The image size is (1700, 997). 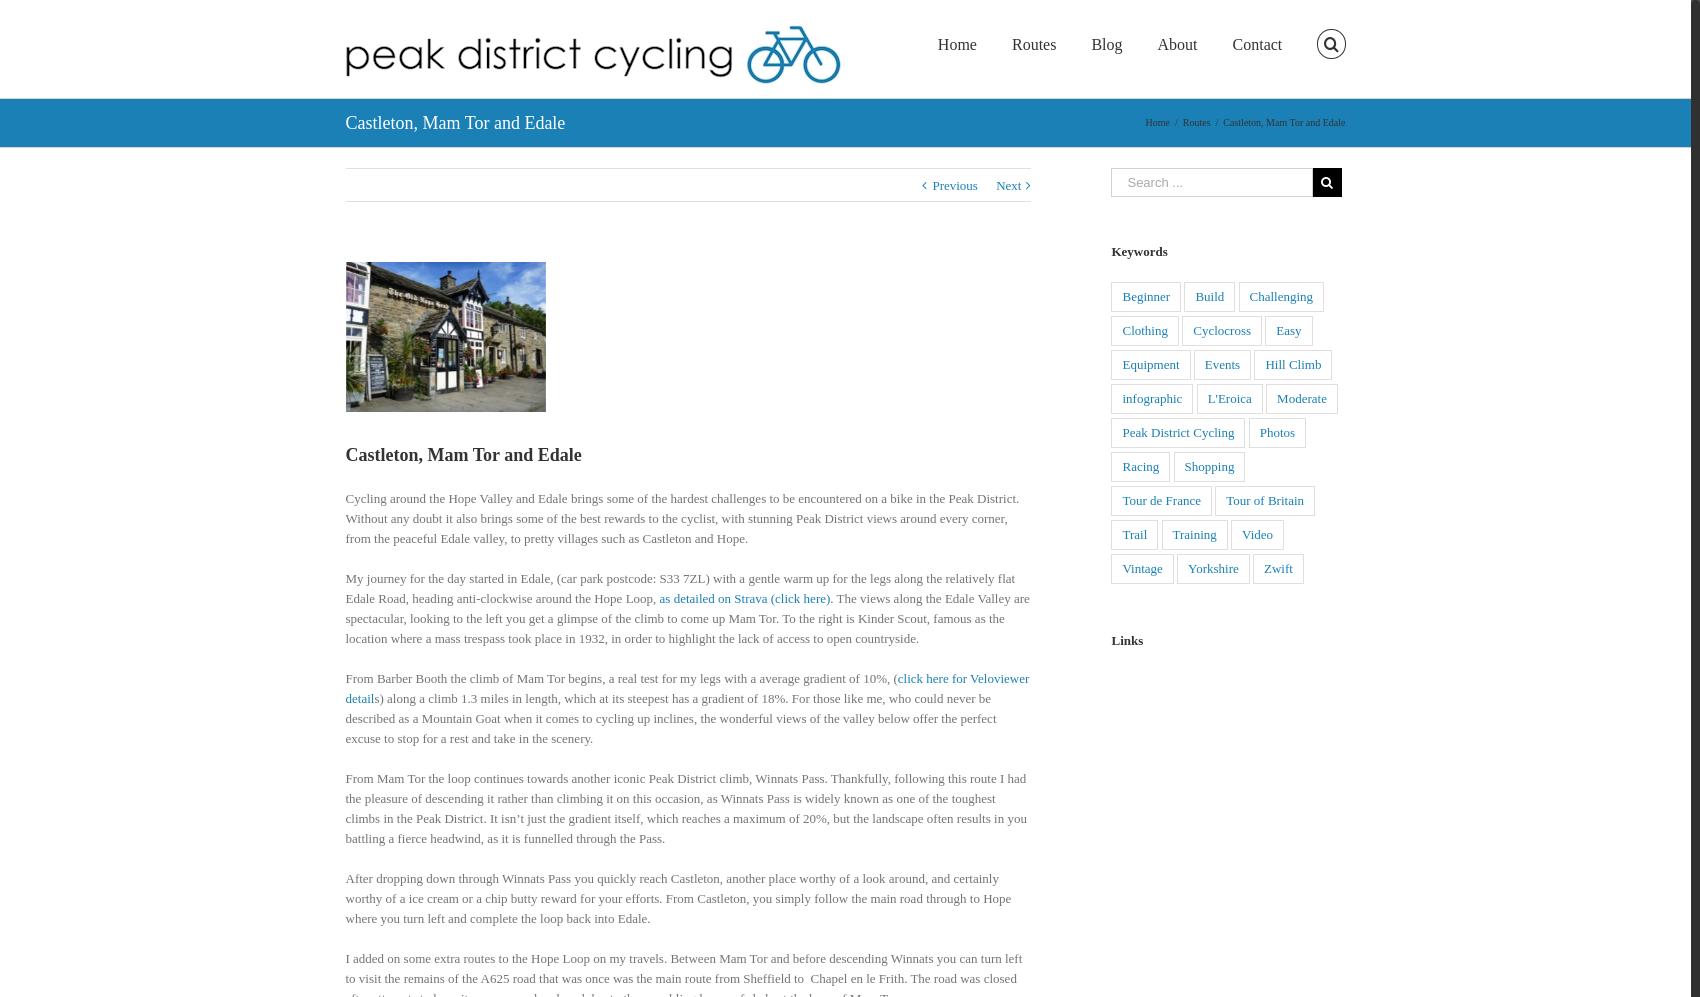 What do you see at coordinates (1263, 499) in the screenshot?
I see `'Tour of Britain'` at bounding box center [1263, 499].